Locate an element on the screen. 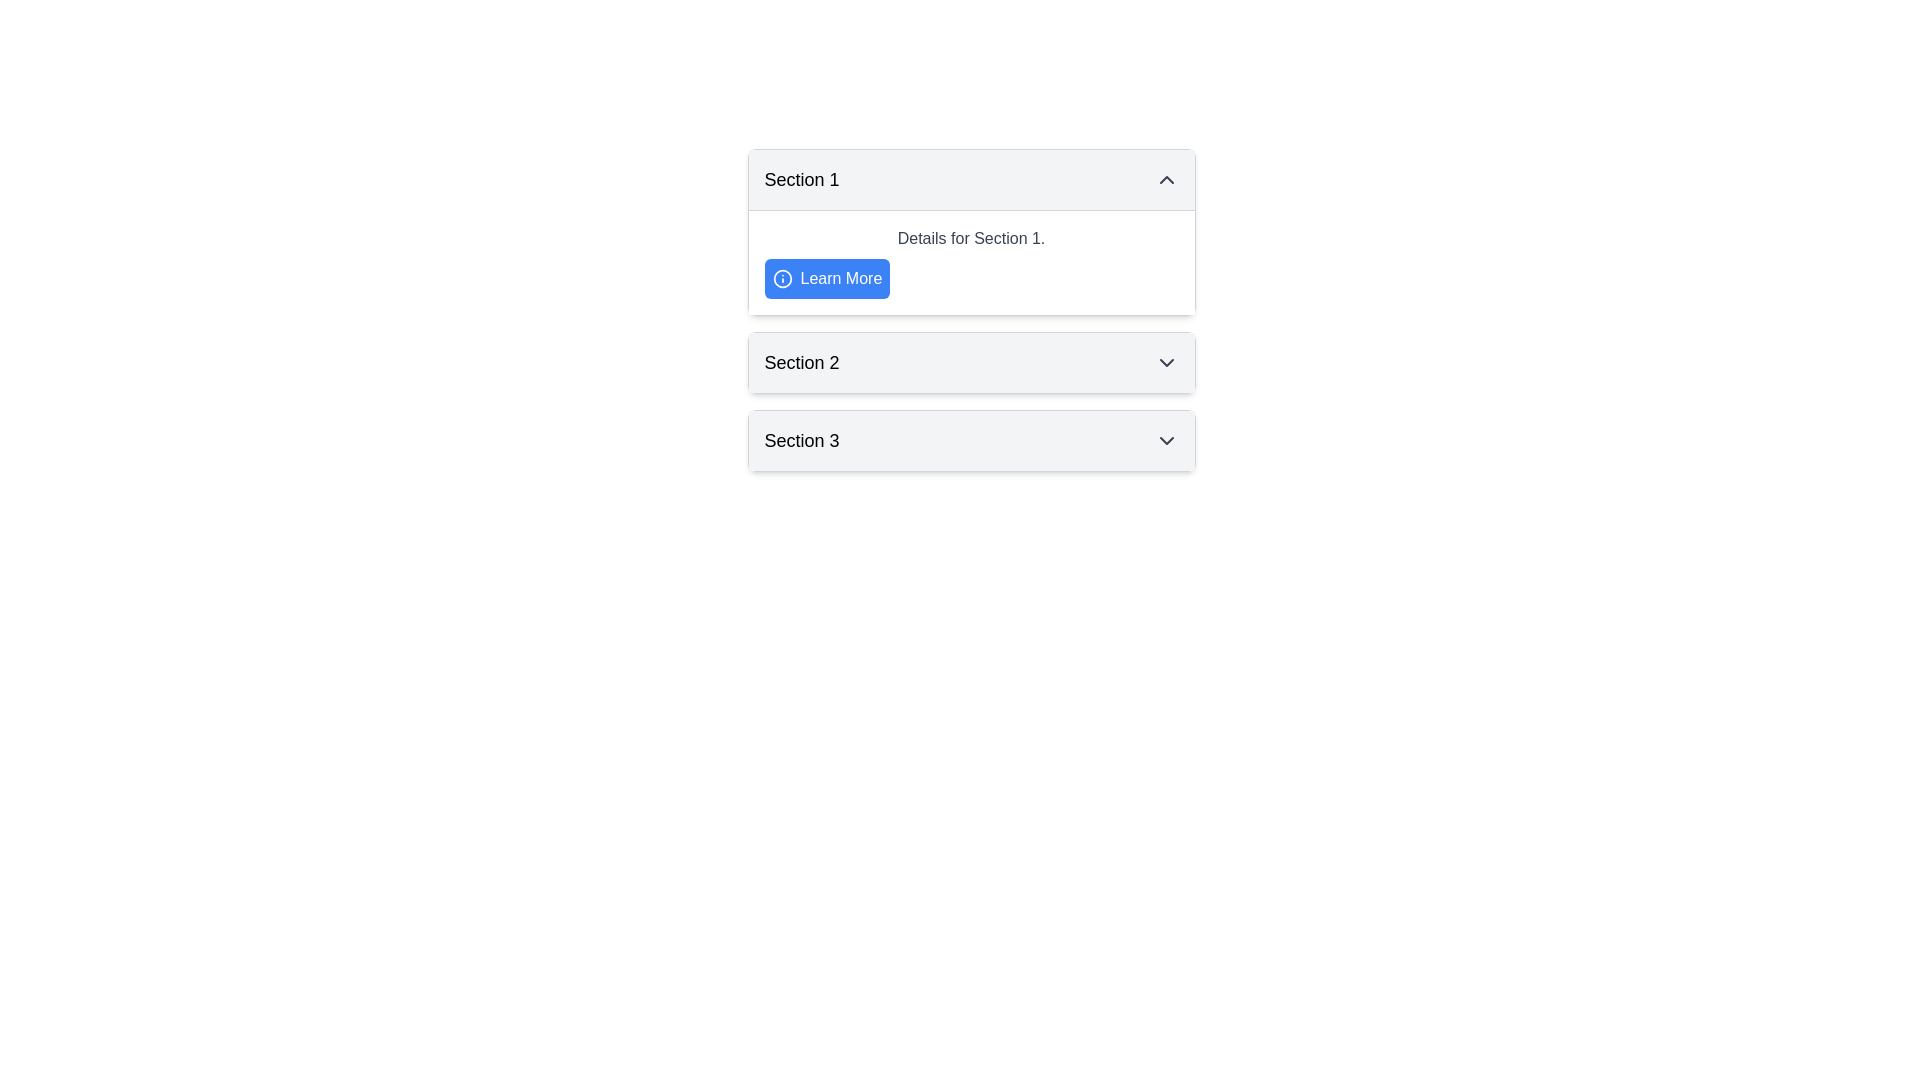 Image resolution: width=1920 pixels, height=1080 pixels. the text display element that reads 'Details for Section 1.' which is styled in dark gray font against a white background, positioned beneath 'Section 1' and above the 'Learn More' button is located at coordinates (971, 238).